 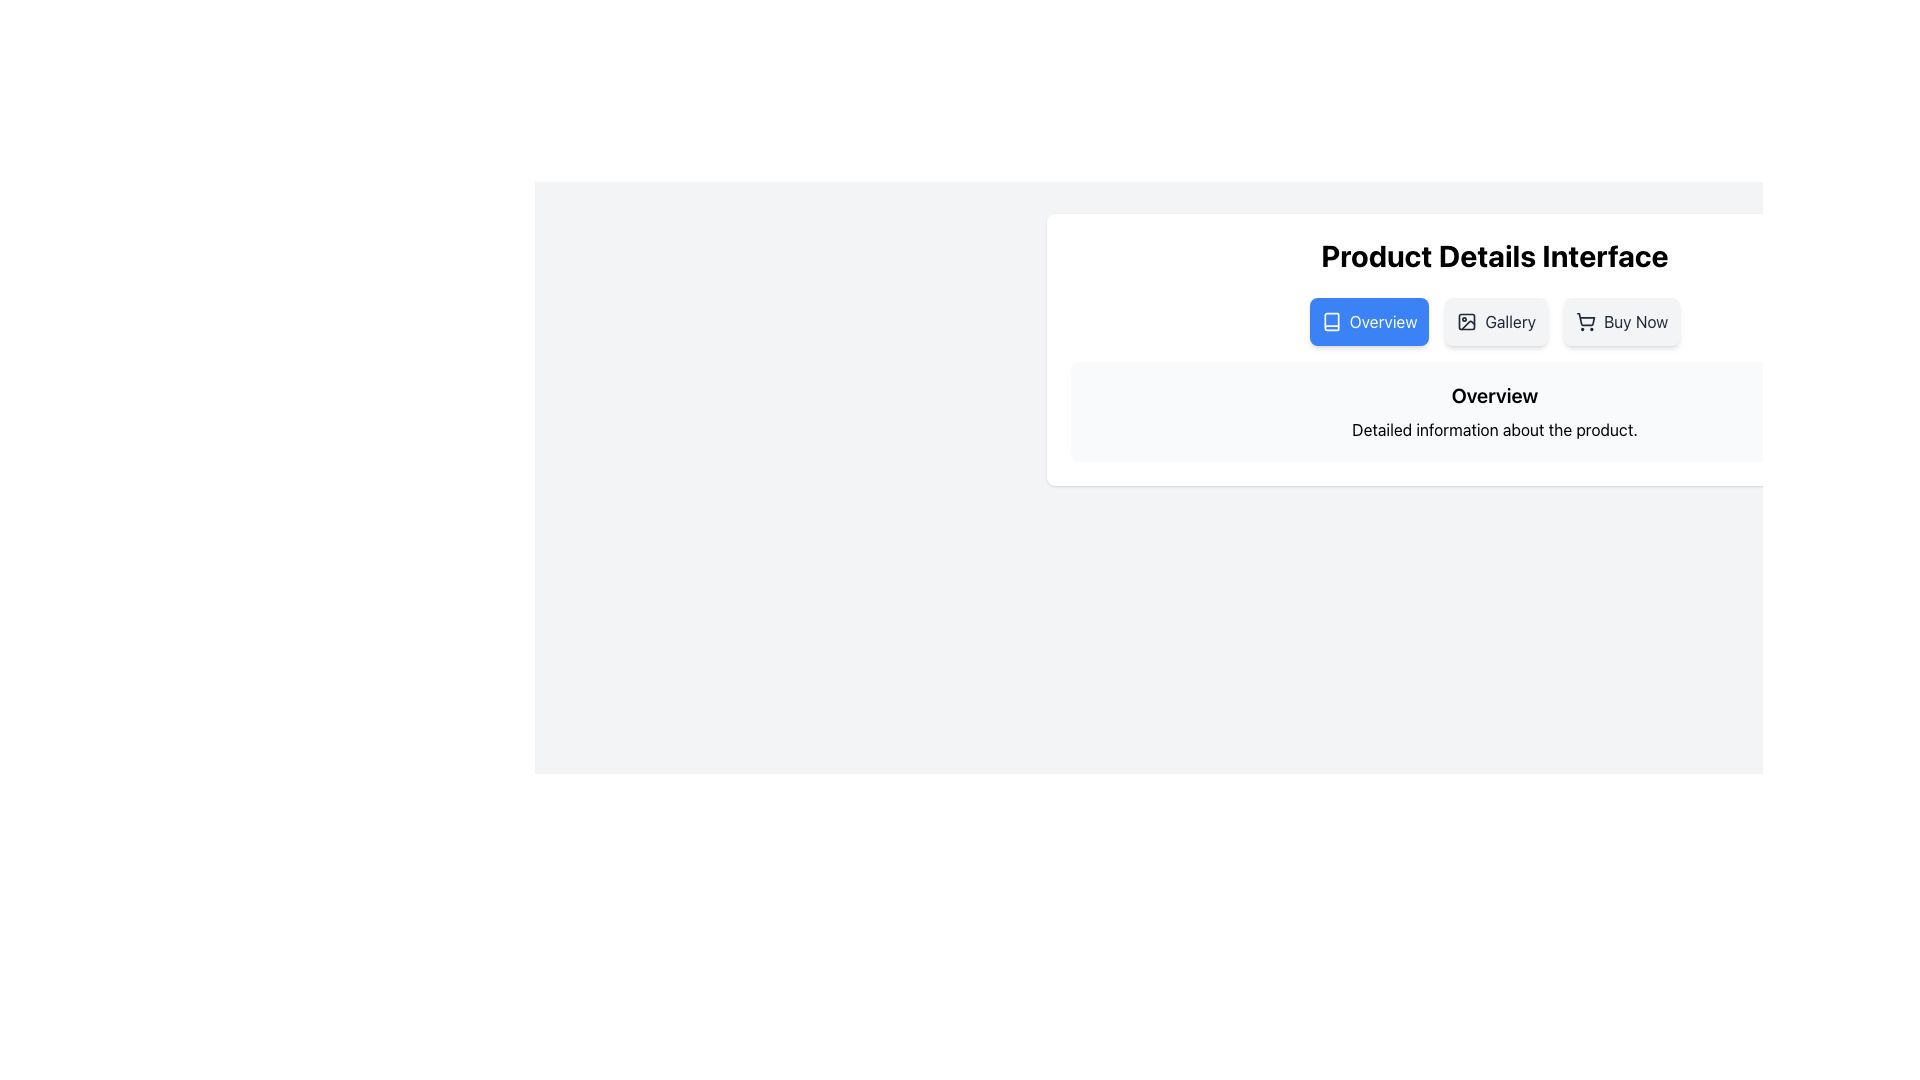 I want to click on the Text label part of the purchase button, which is located in the top-right corner of the 'Product Details Interface' header section, following an SVG shopping cart icon and adjacent to the 'Gallery' button, so click(x=1636, y=320).